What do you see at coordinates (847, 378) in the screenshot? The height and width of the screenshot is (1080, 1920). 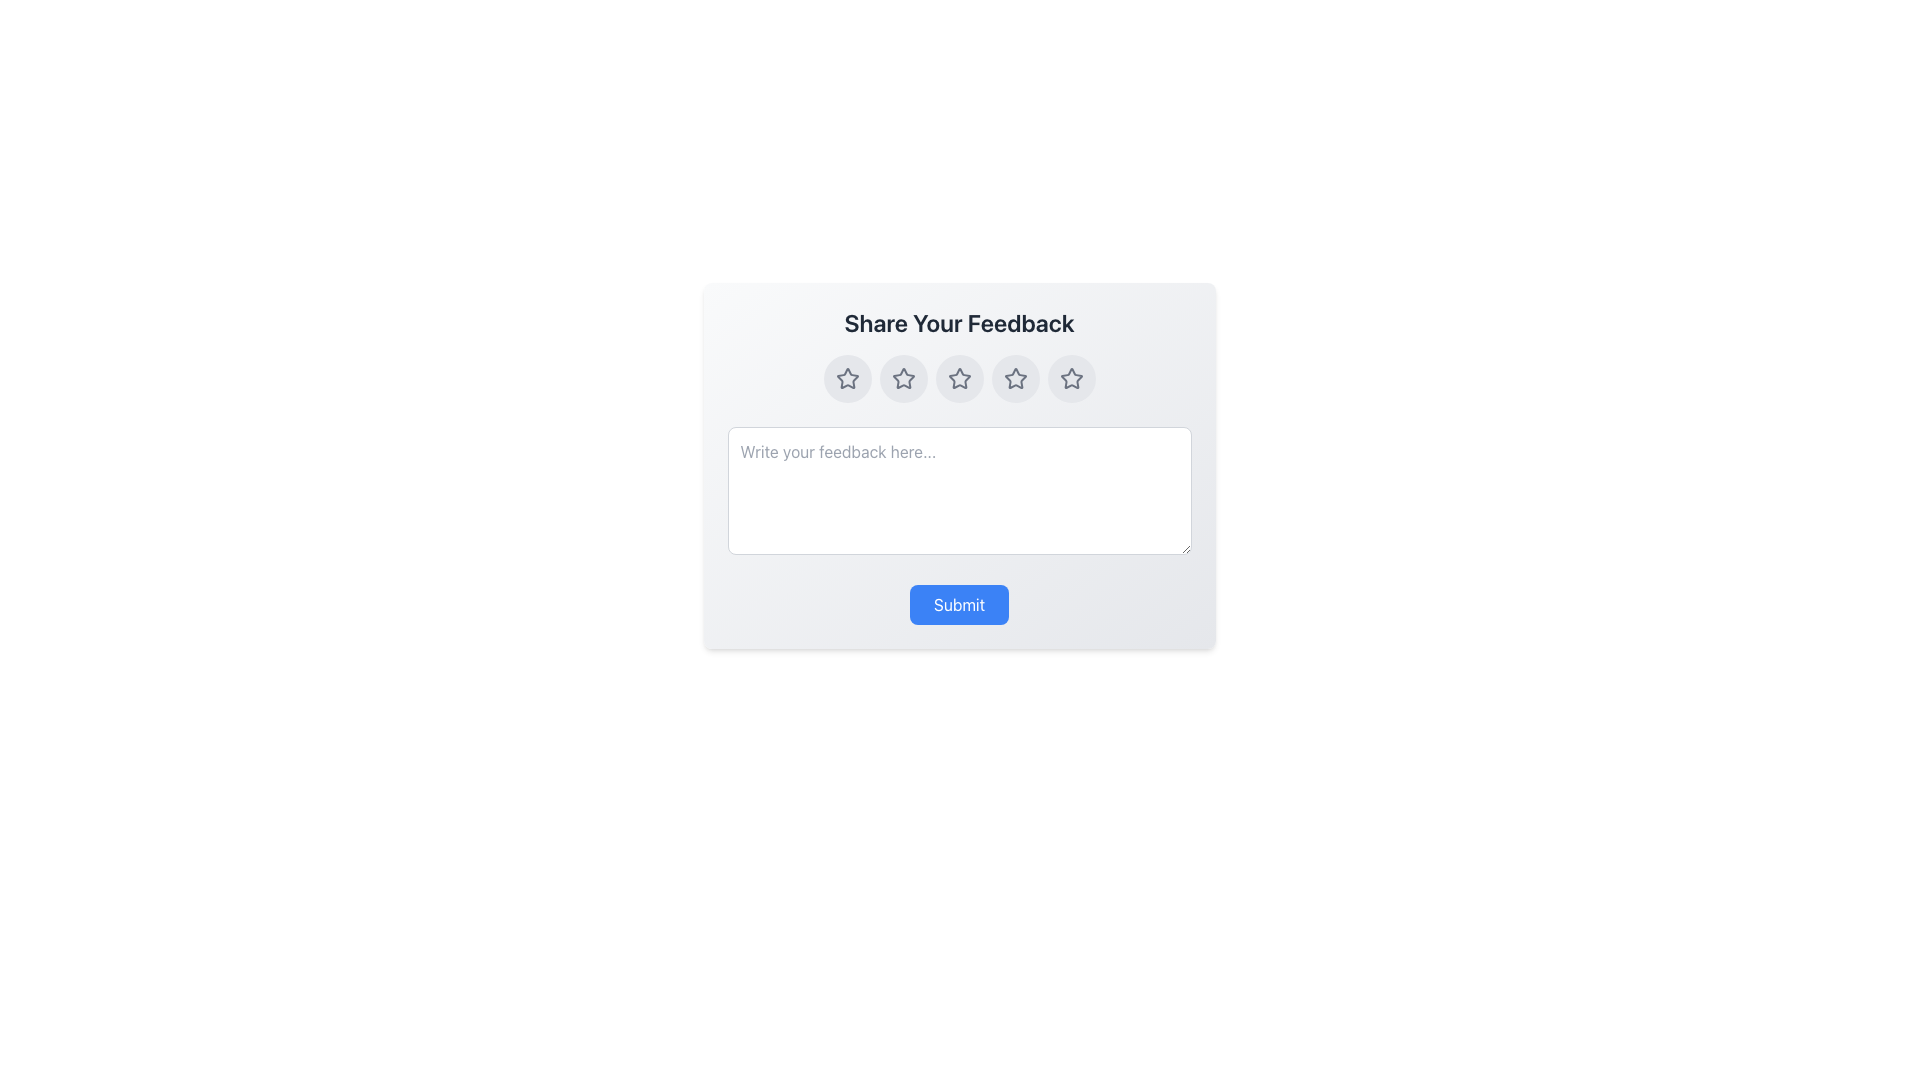 I see `the star icon representing the first rating option in the feedback modal` at bounding box center [847, 378].